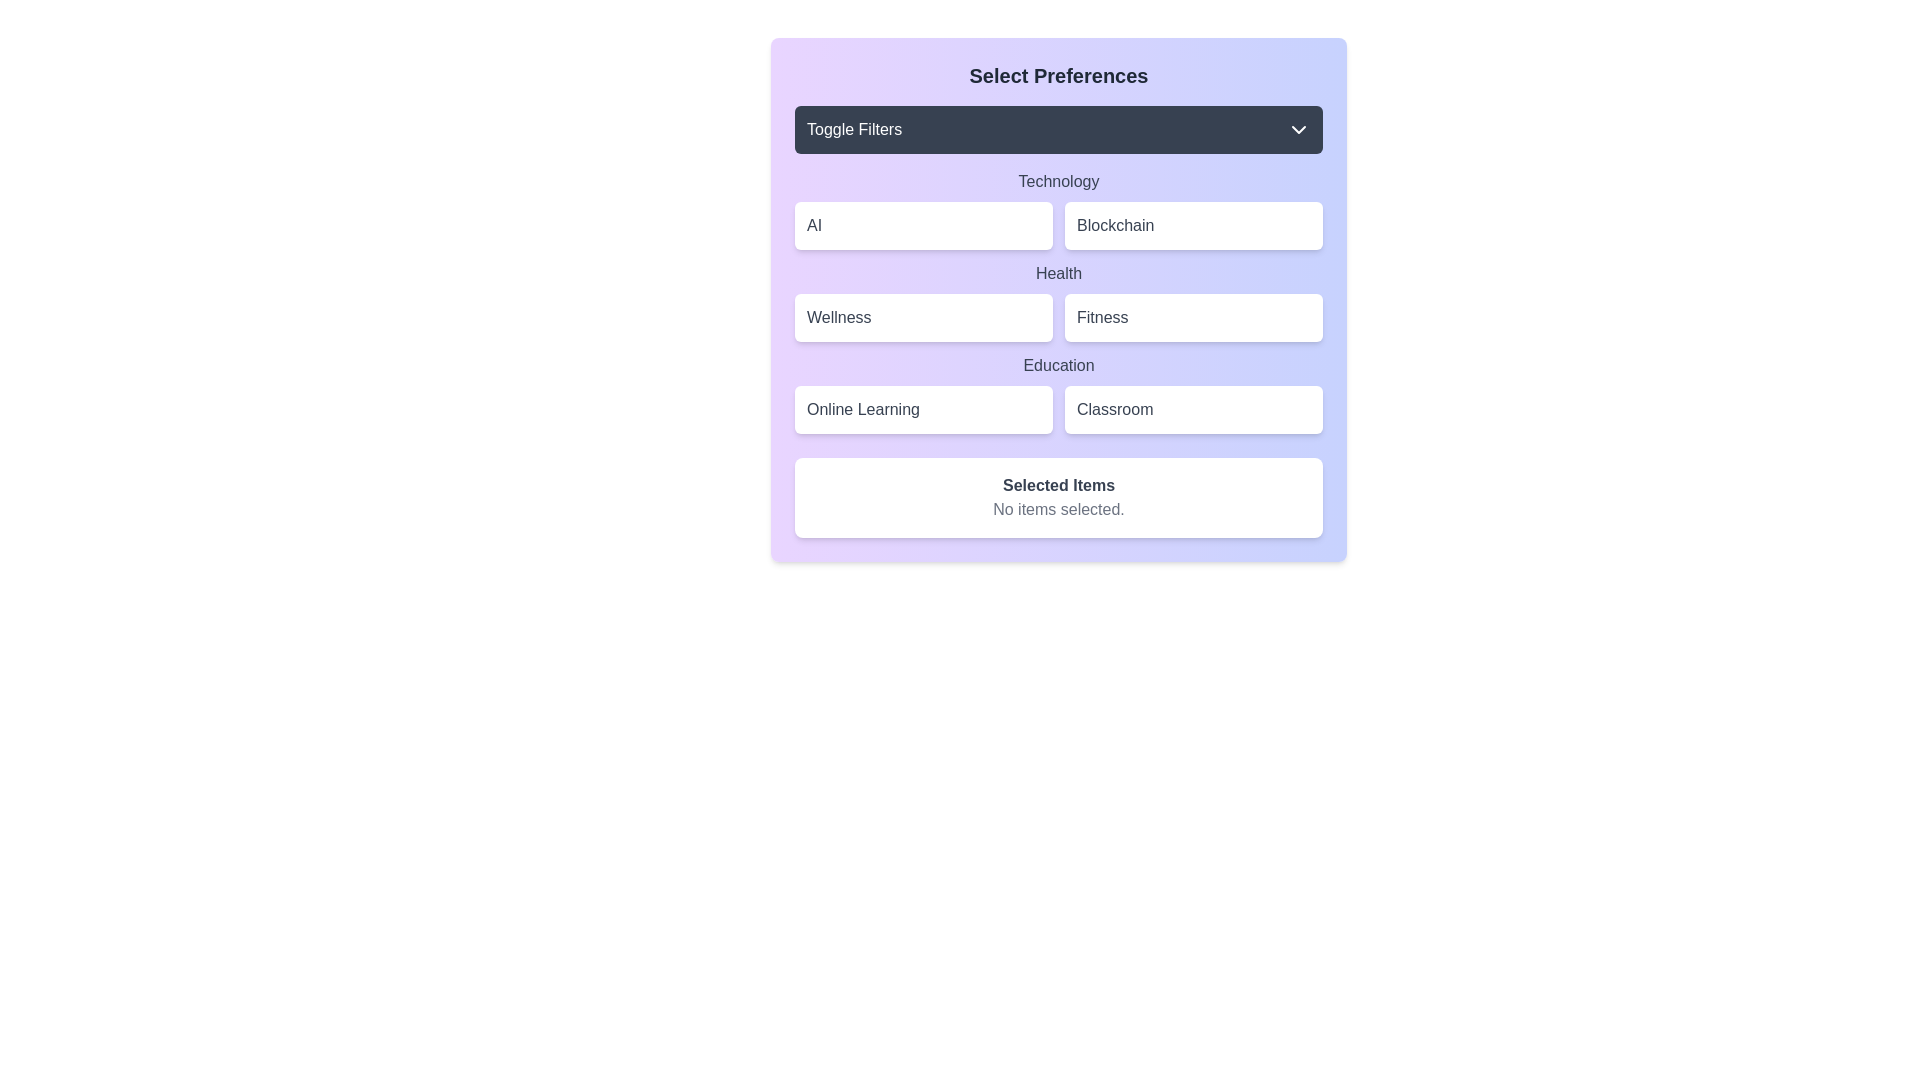  I want to click on the bold text label saying 'Selected Items' which is styled with a heavy font weight and gray color, located centrally within a white card, so click(1058, 486).